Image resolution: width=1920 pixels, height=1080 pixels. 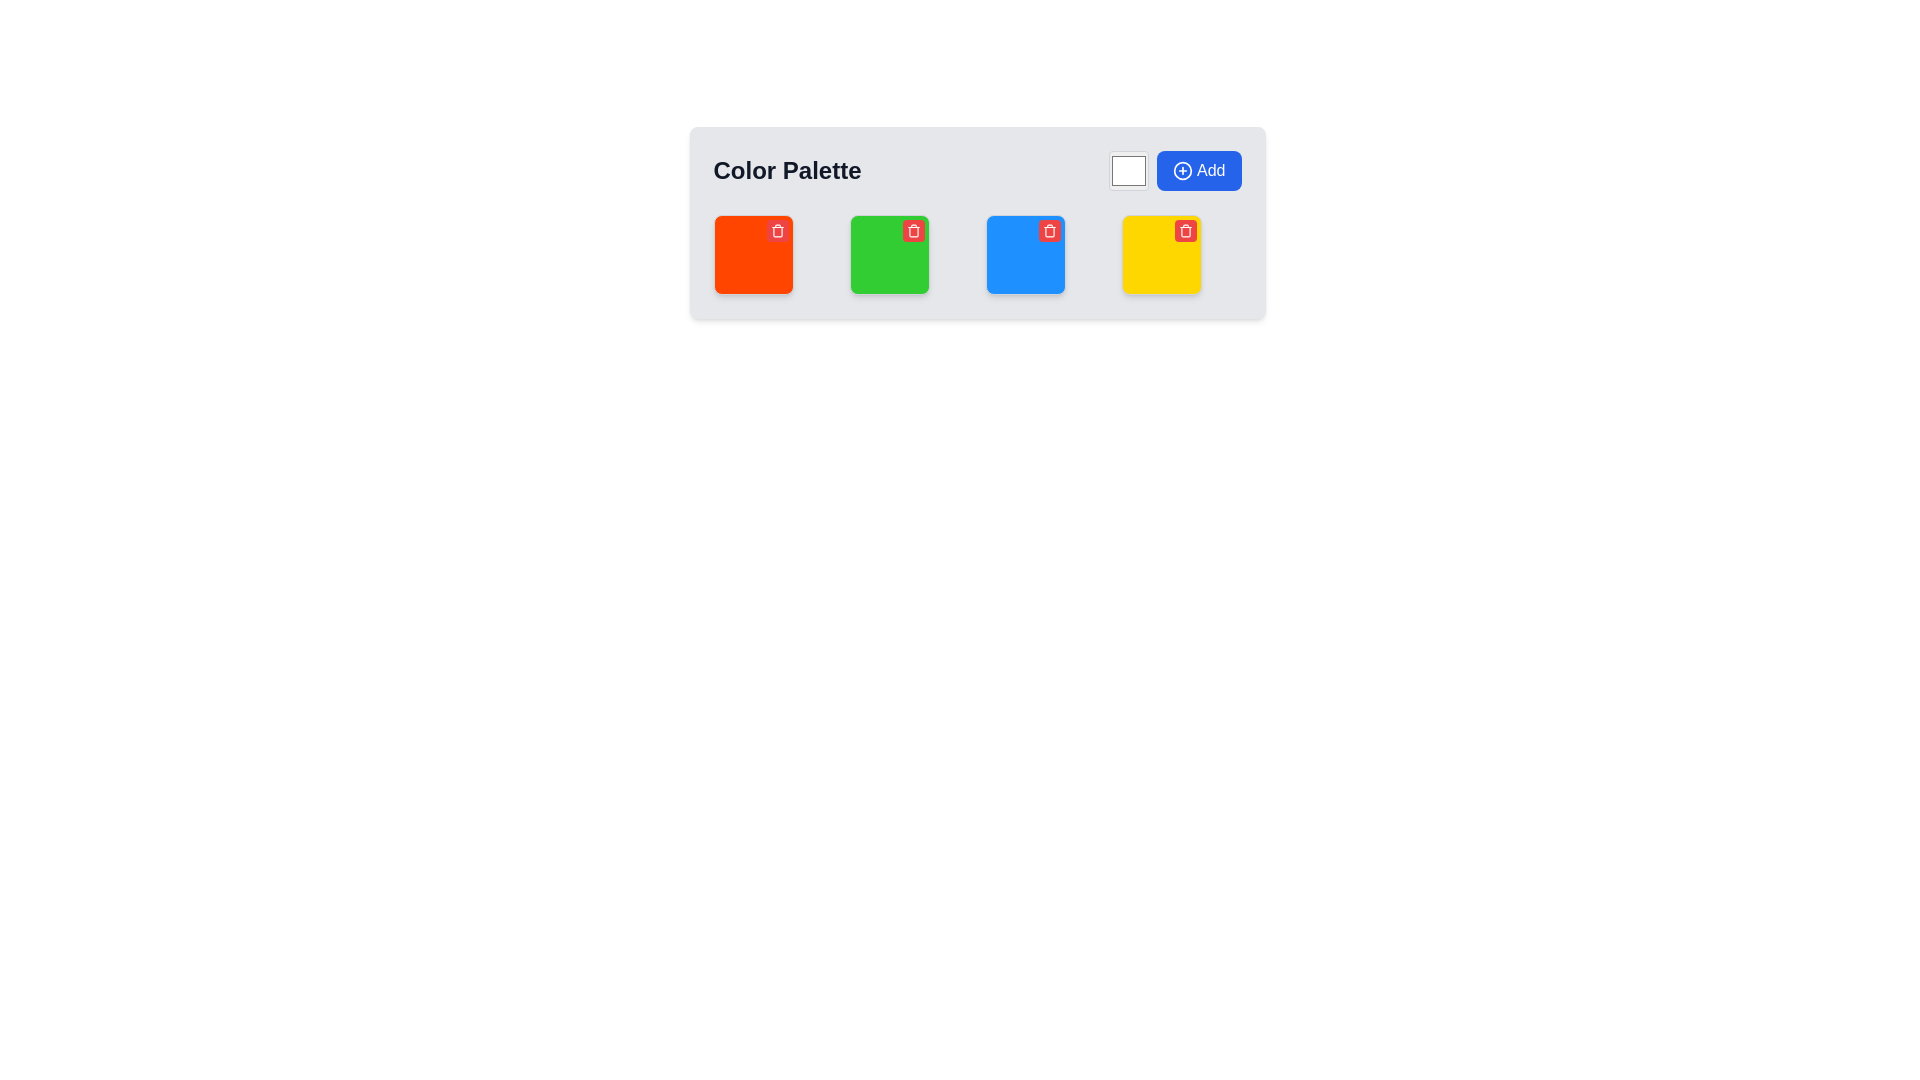 I want to click on the interactive color selection tile located at the fourth position in the color palette, so click(x=1161, y=253).